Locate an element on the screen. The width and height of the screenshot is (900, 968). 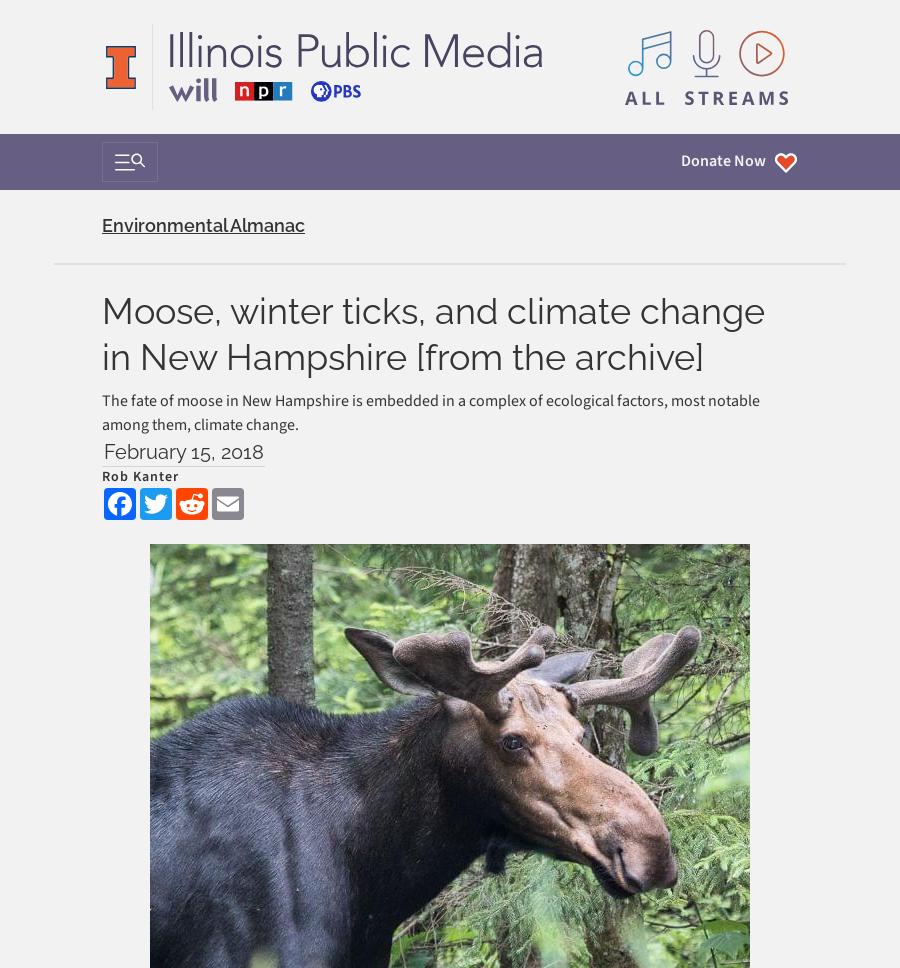
'Support' is located at coordinates (89, 234).